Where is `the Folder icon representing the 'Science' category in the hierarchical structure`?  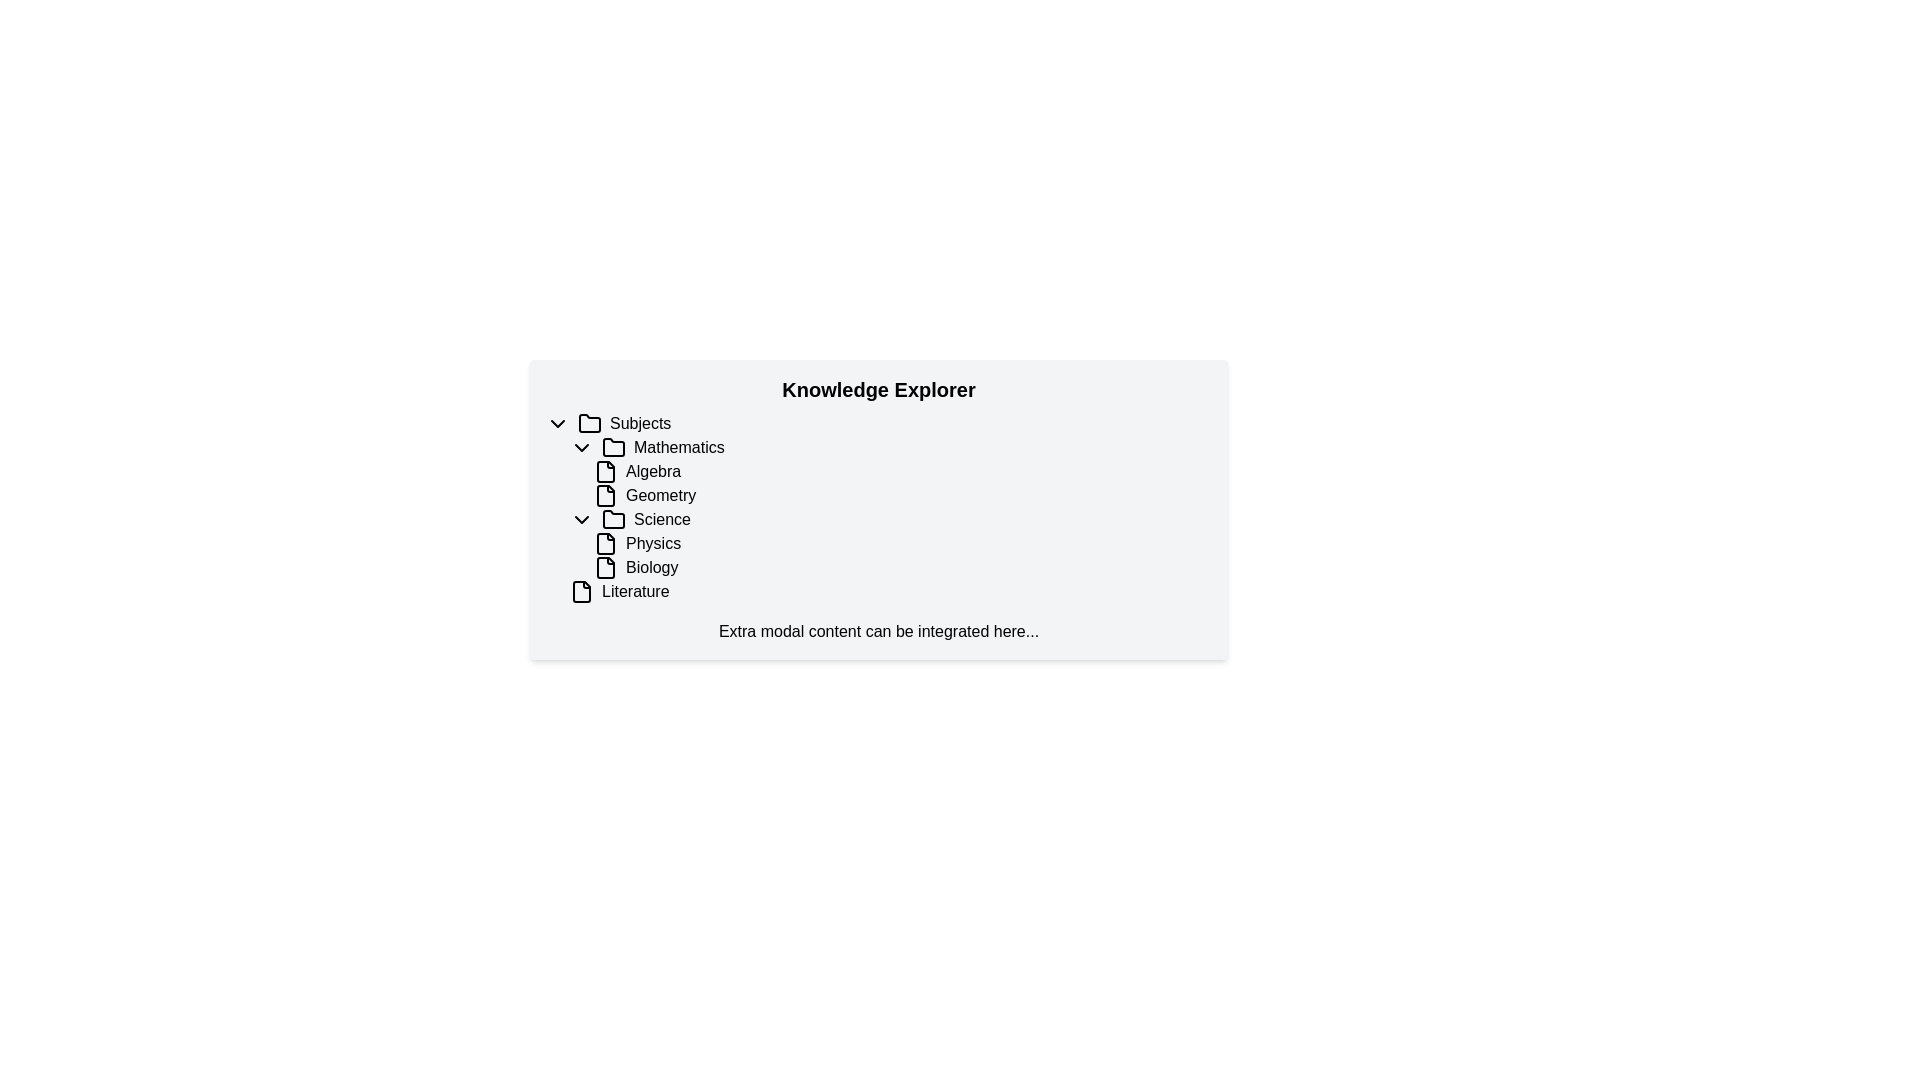 the Folder icon representing the 'Science' category in the hierarchical structure is located at coordinates (613, 518).